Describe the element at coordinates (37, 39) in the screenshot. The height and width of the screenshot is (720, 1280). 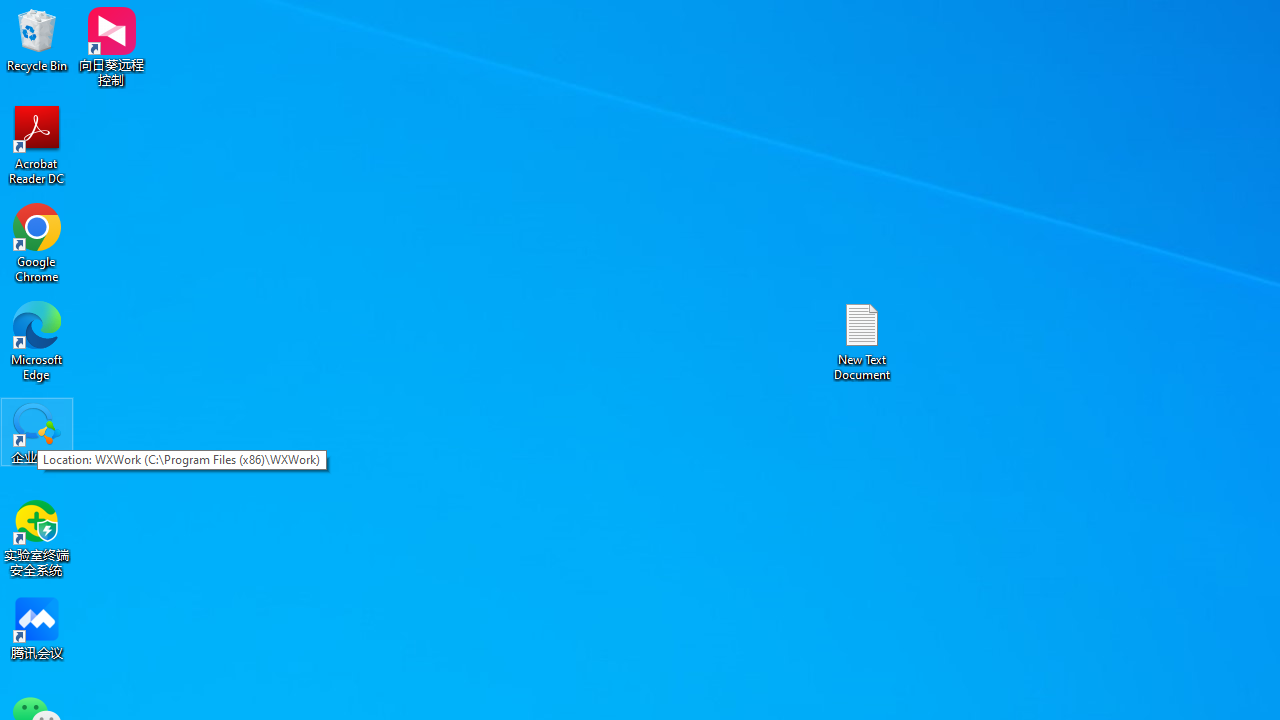
I see `'Recycle Bin'` at that location.